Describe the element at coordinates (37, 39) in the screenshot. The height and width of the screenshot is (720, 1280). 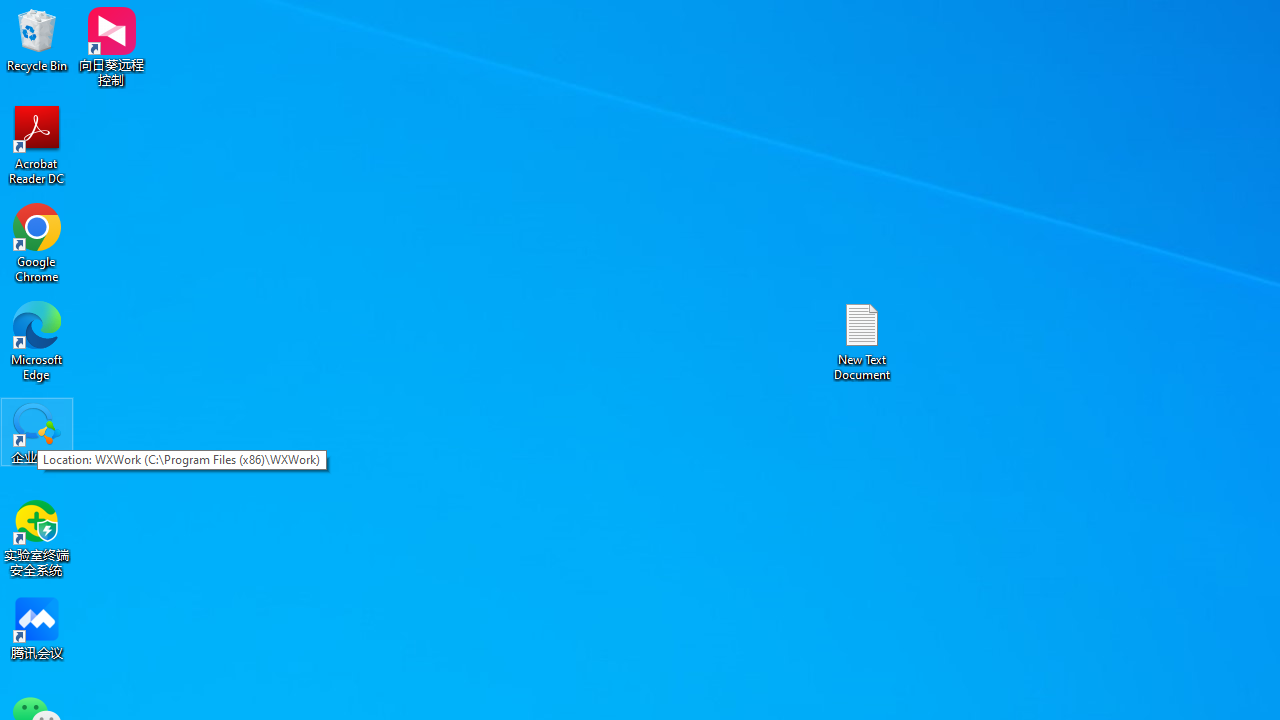
I see `'Recycle Bin'` at that location.